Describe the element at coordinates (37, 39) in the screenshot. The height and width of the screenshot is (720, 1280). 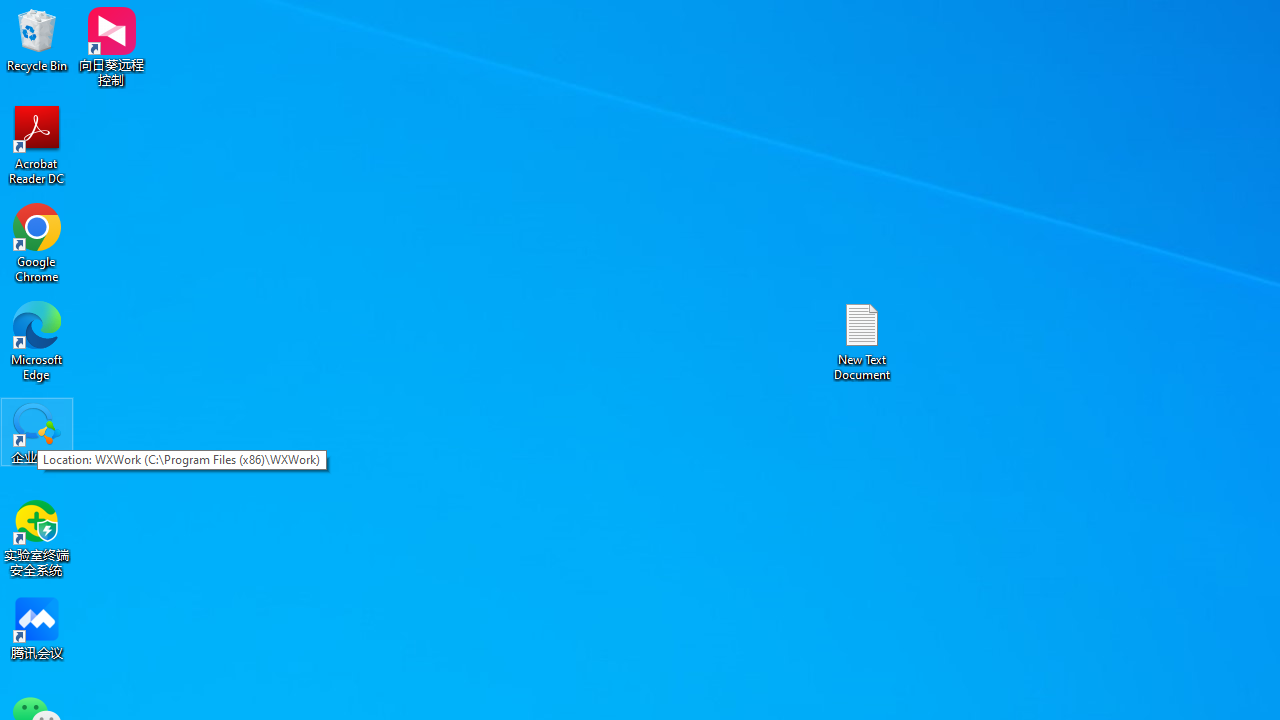
I see `'Recycle Bin'` at that location.